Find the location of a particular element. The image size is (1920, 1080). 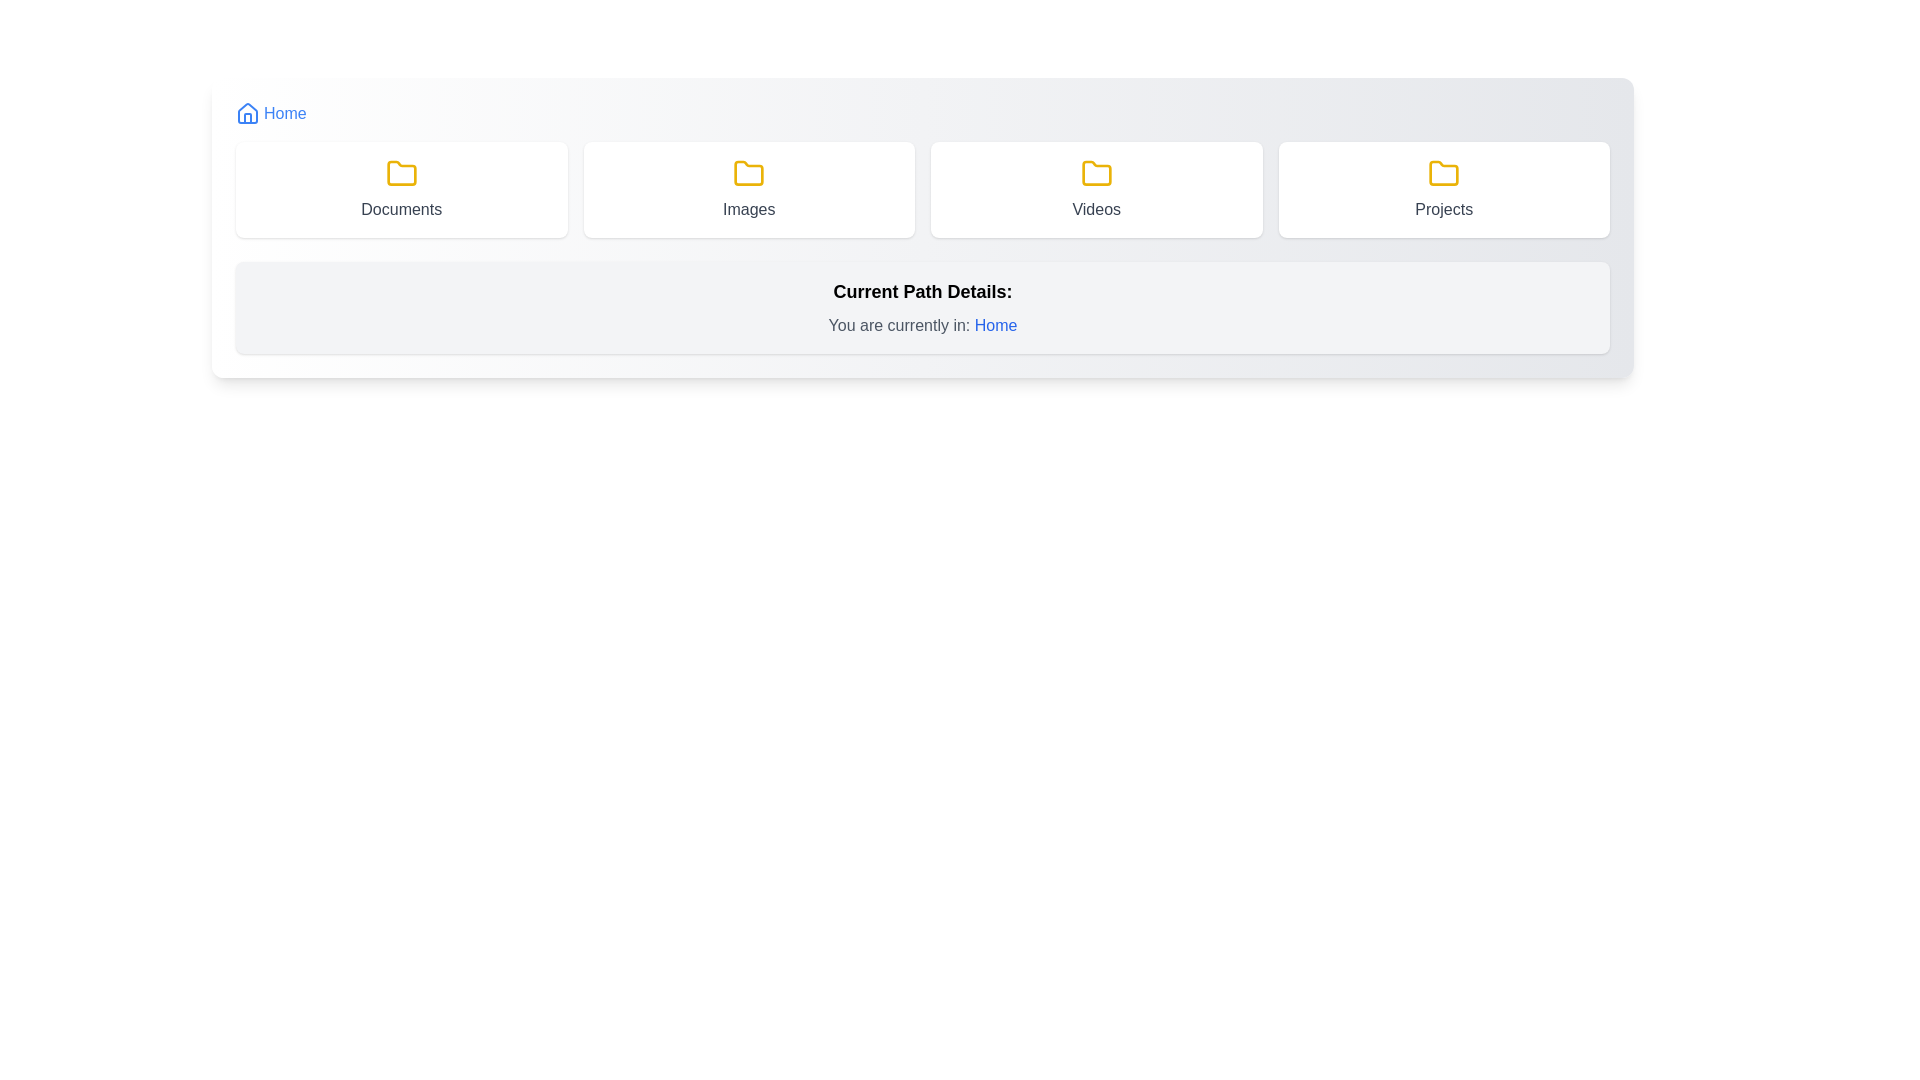

the home icon located in the upper-left part of the interface is located at coordinates (247, 114).